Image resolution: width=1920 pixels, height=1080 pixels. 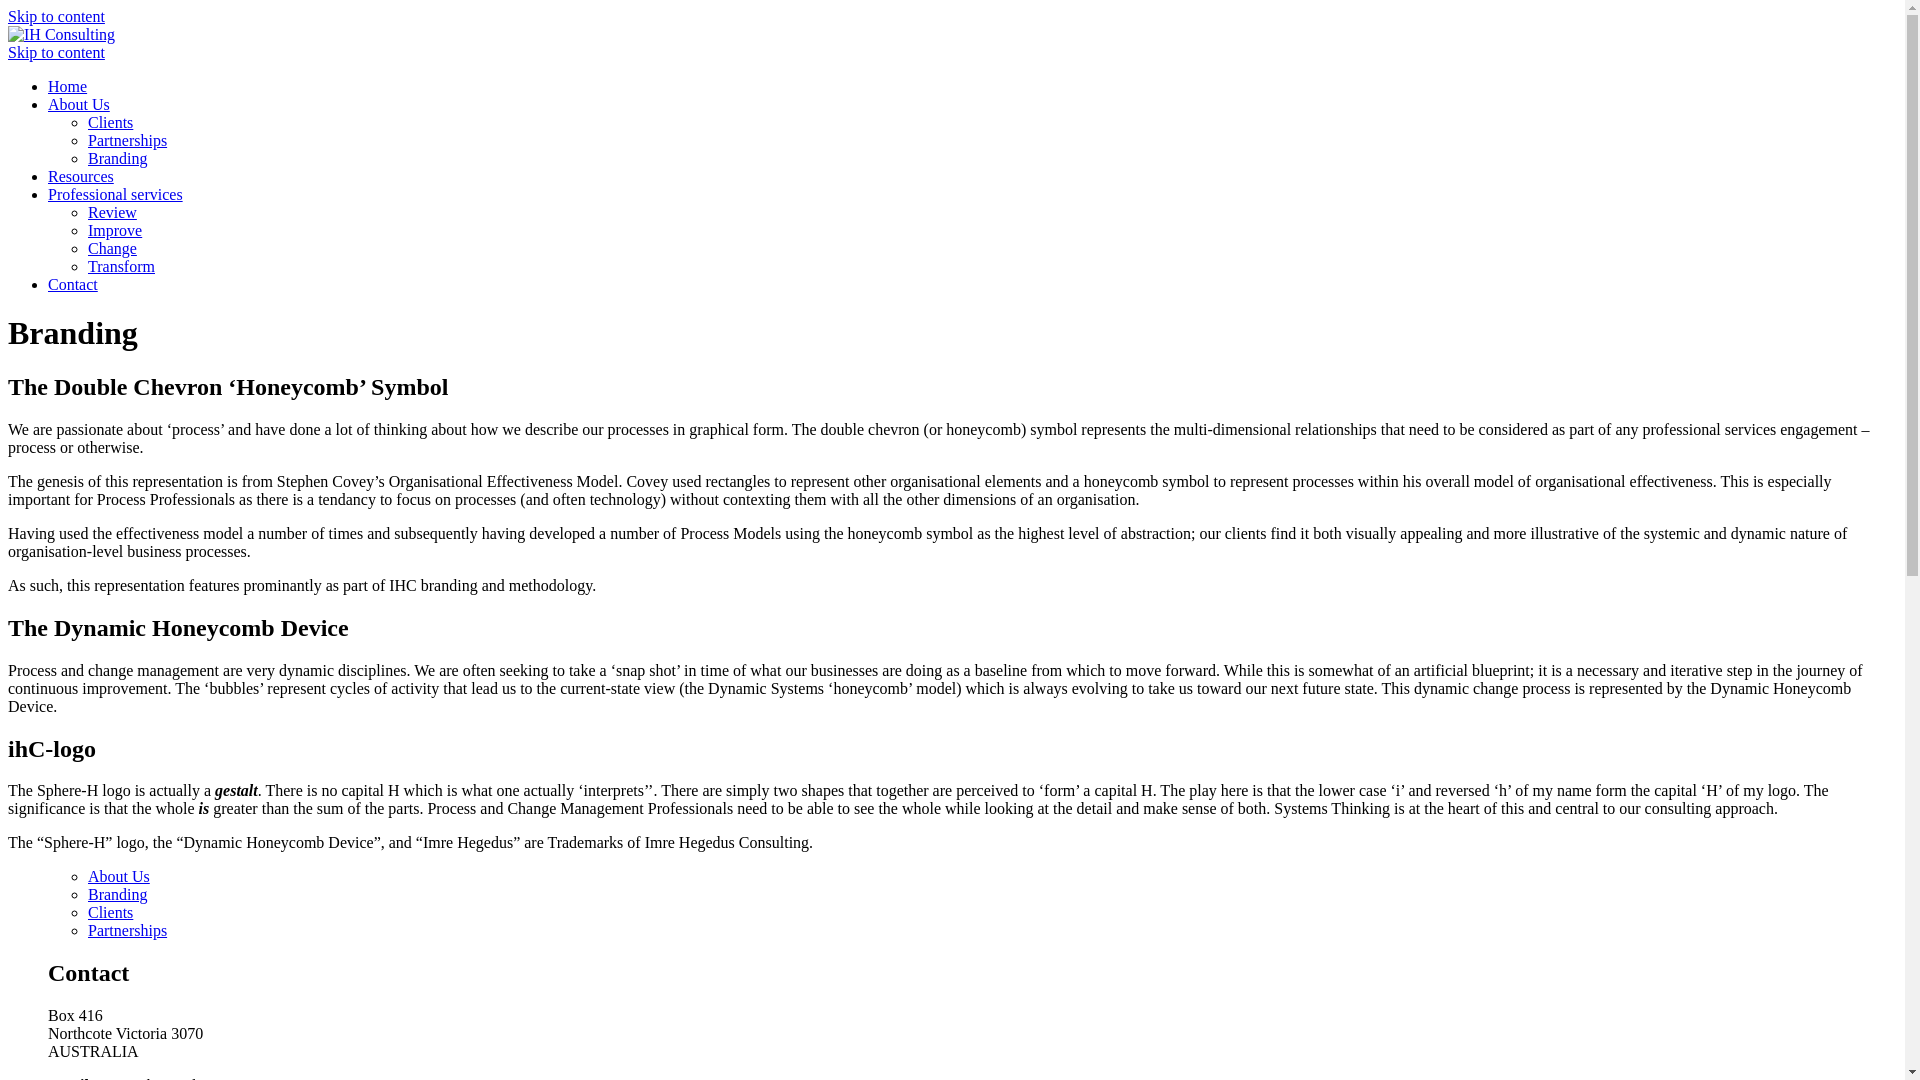 What do you see at coordinates (114, 229) in the screenshot?
I see `'Improve'` at bounding box center [114, 229].